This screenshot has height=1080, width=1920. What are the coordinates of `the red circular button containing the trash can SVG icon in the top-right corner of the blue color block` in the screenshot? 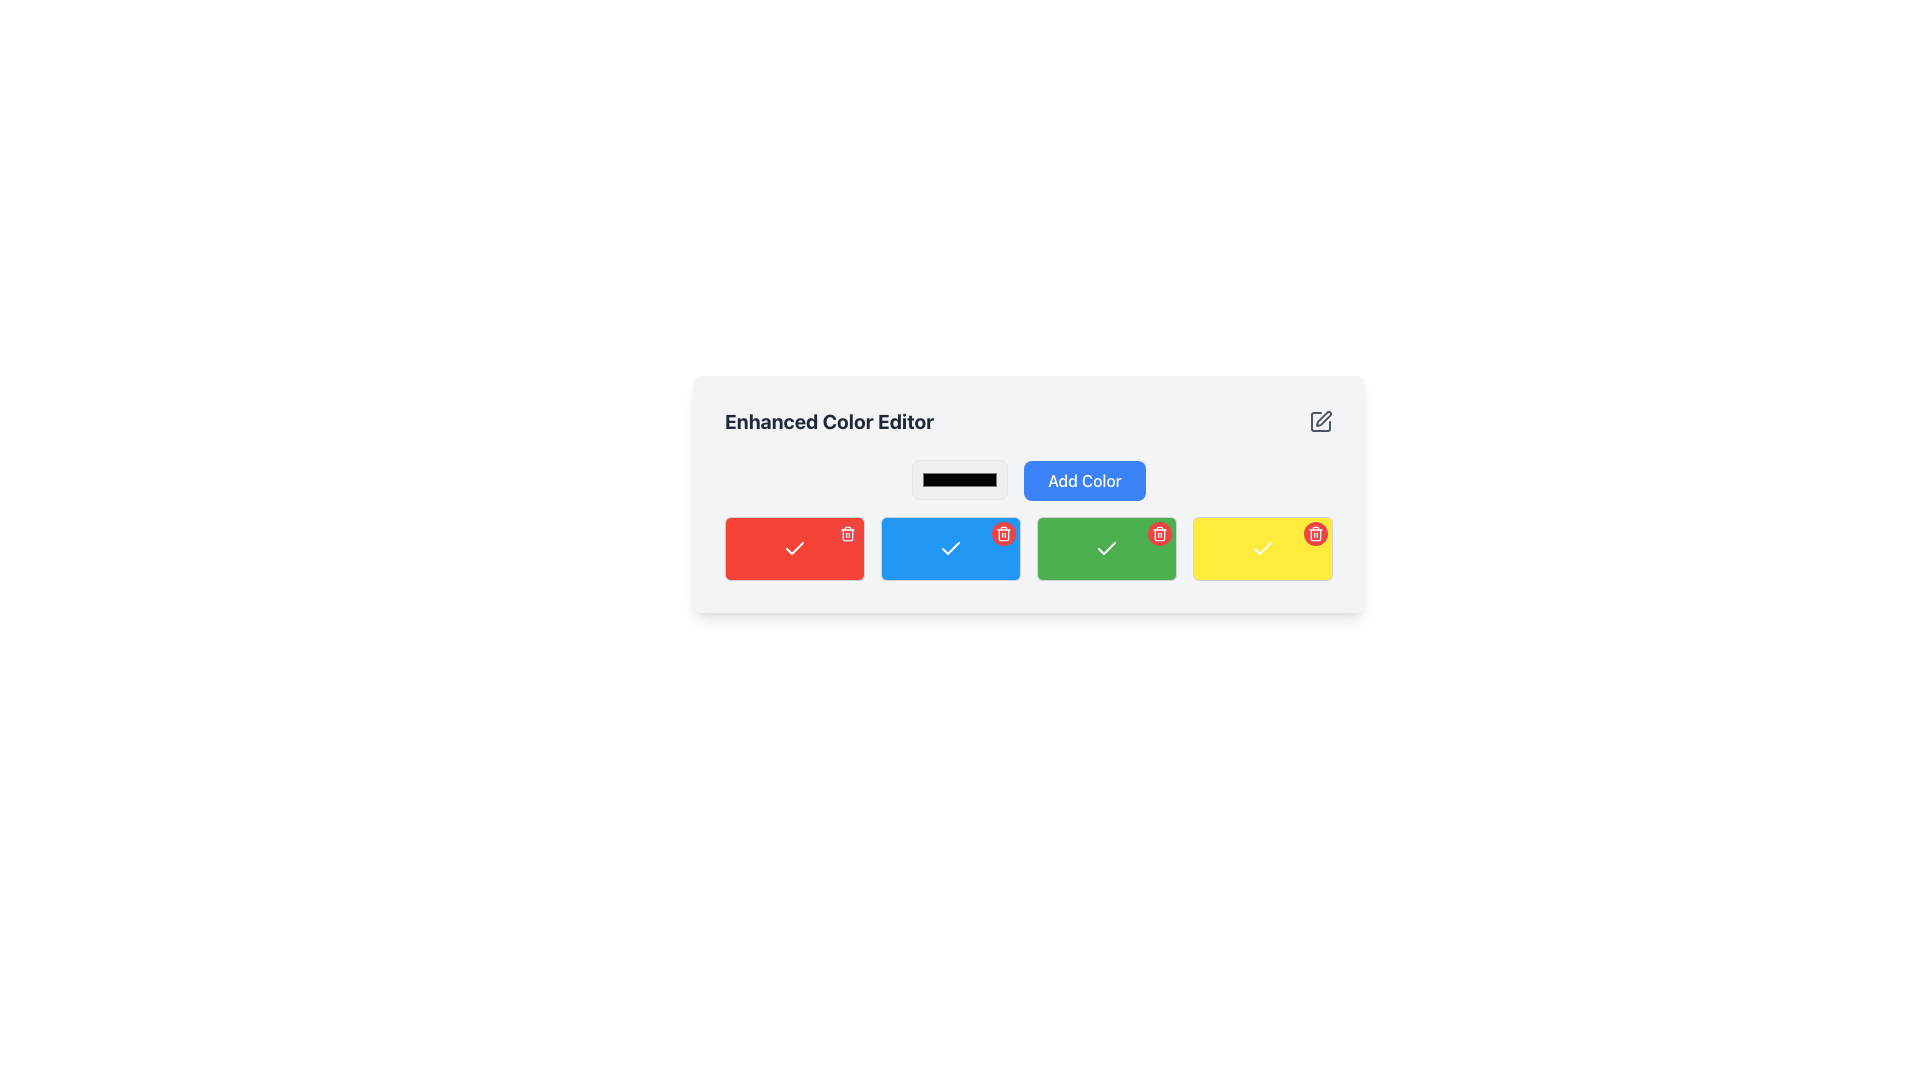 It's located at (1003, 532).